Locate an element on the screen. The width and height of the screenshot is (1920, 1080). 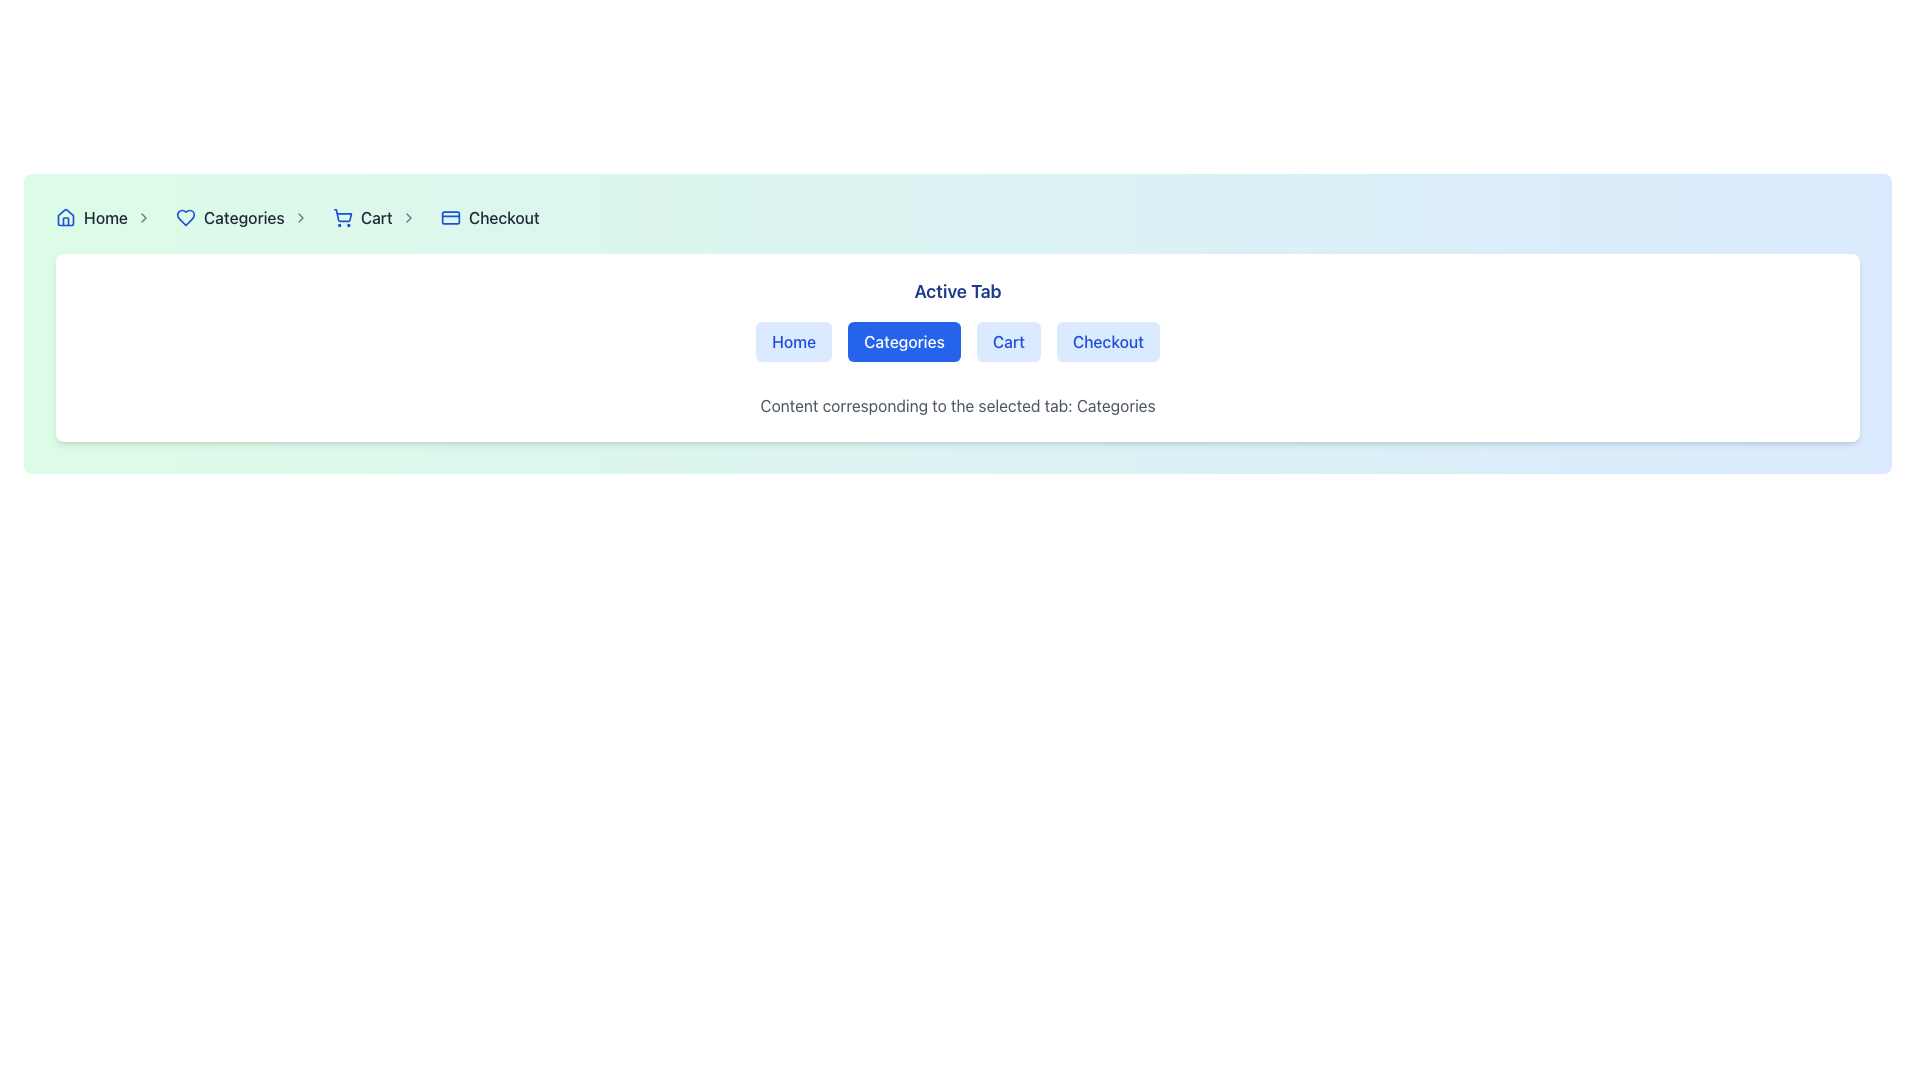
the Text Label that indicates the current active section of the interface, positioned above the navigation options ('Home', 'Categories', 'Cart', 'Checkout') is located at coordinates (957, 292).